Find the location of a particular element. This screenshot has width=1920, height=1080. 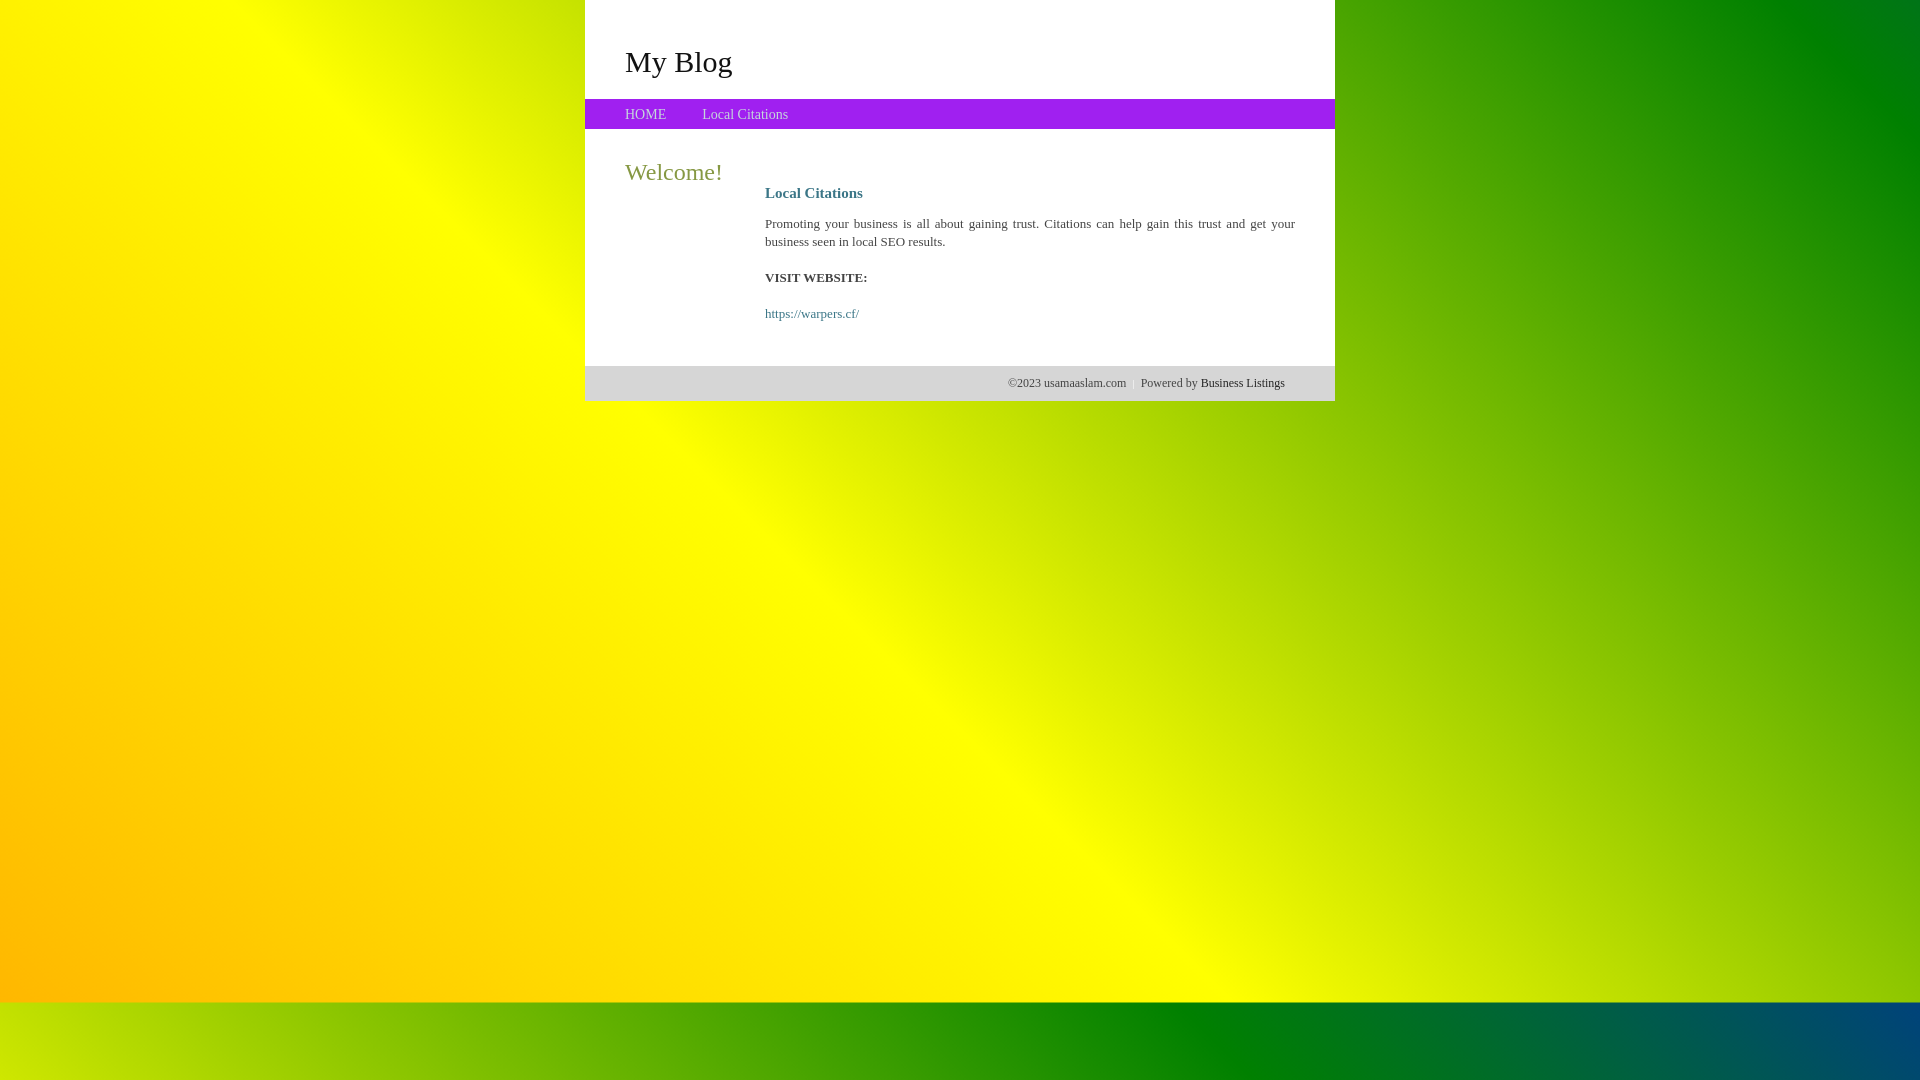

'My Blog' is located at coordinates (678, 60).